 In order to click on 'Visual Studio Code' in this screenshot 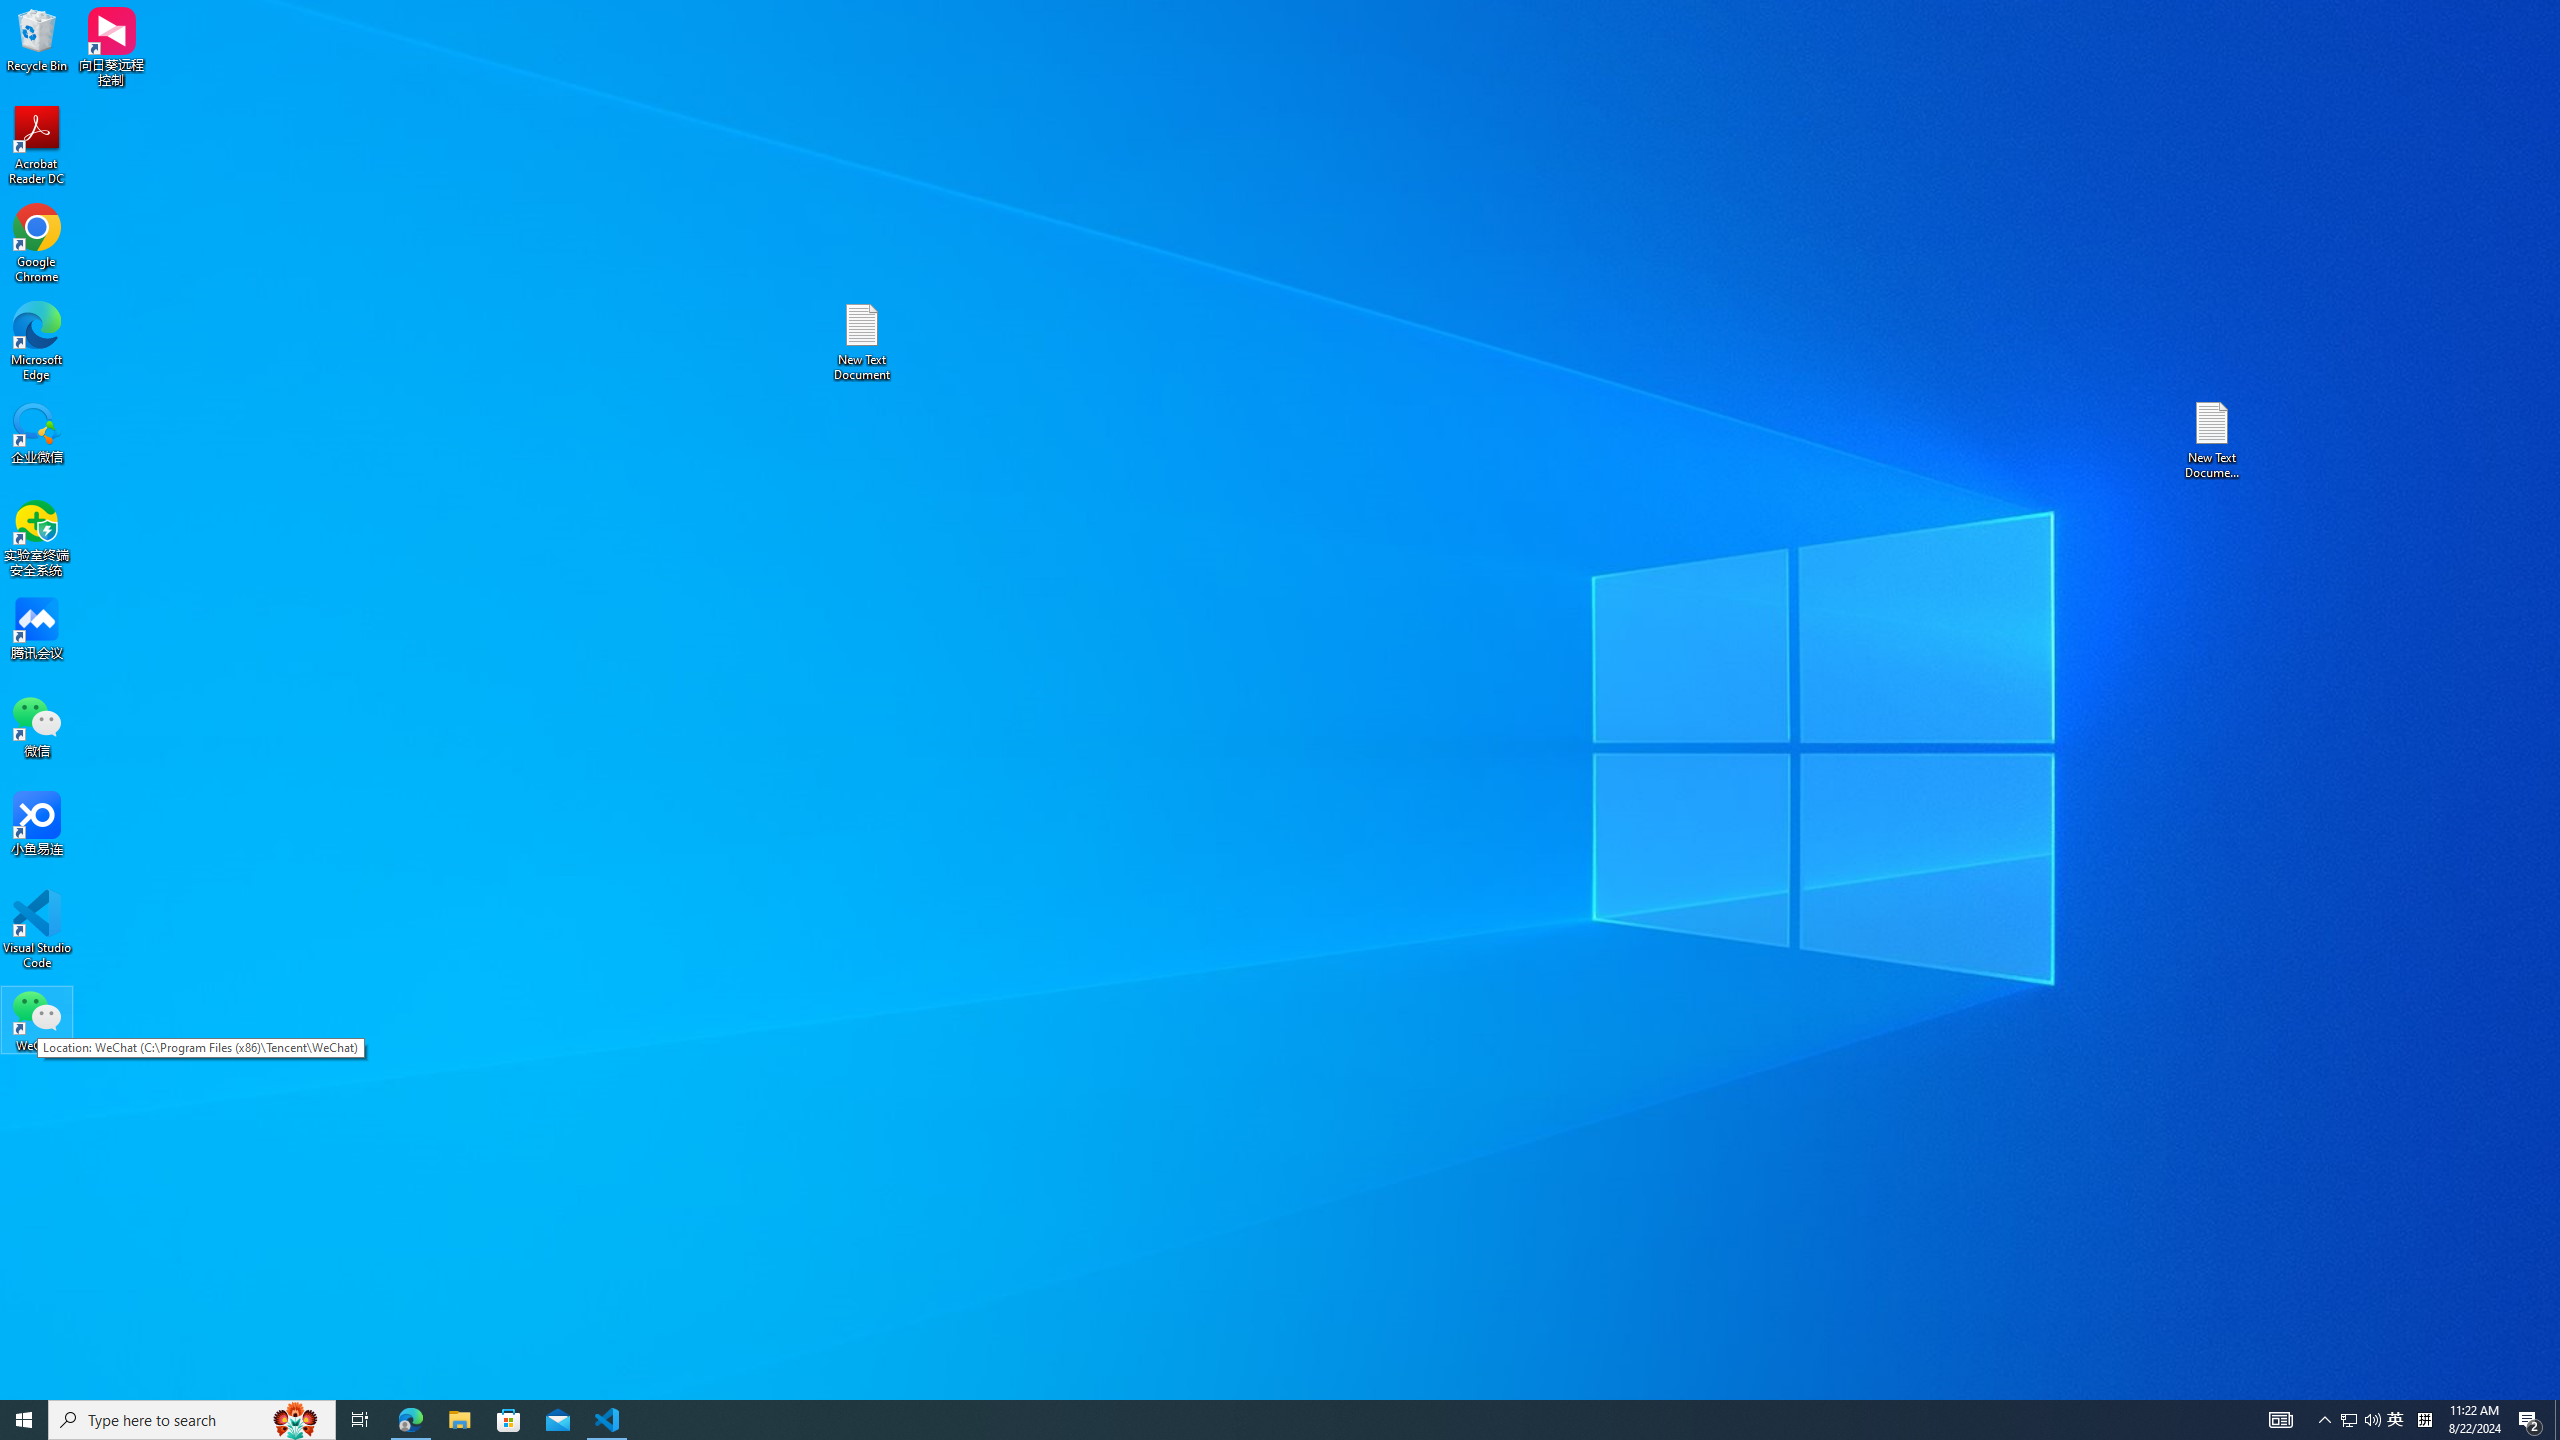, I will do `click(36, 928)`.